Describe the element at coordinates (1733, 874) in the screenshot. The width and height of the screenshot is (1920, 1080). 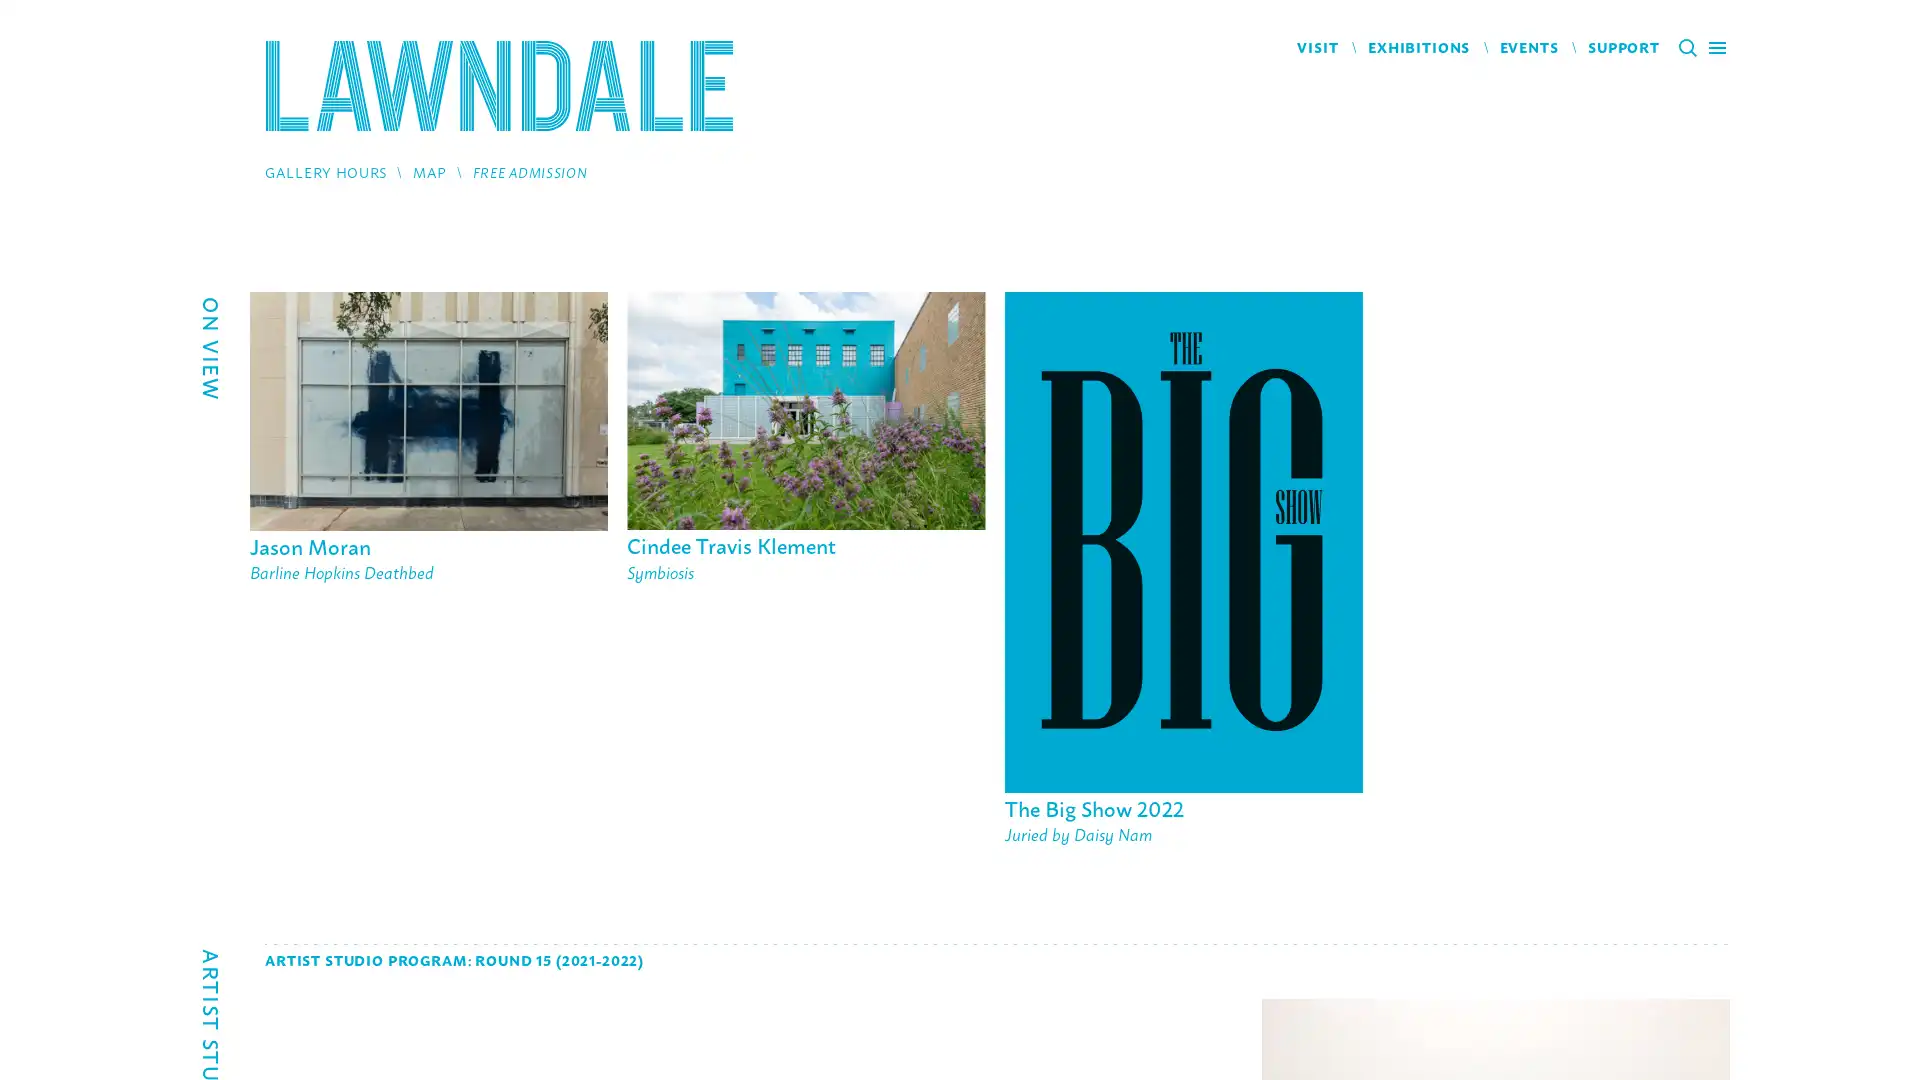
I see `Next` at that location.